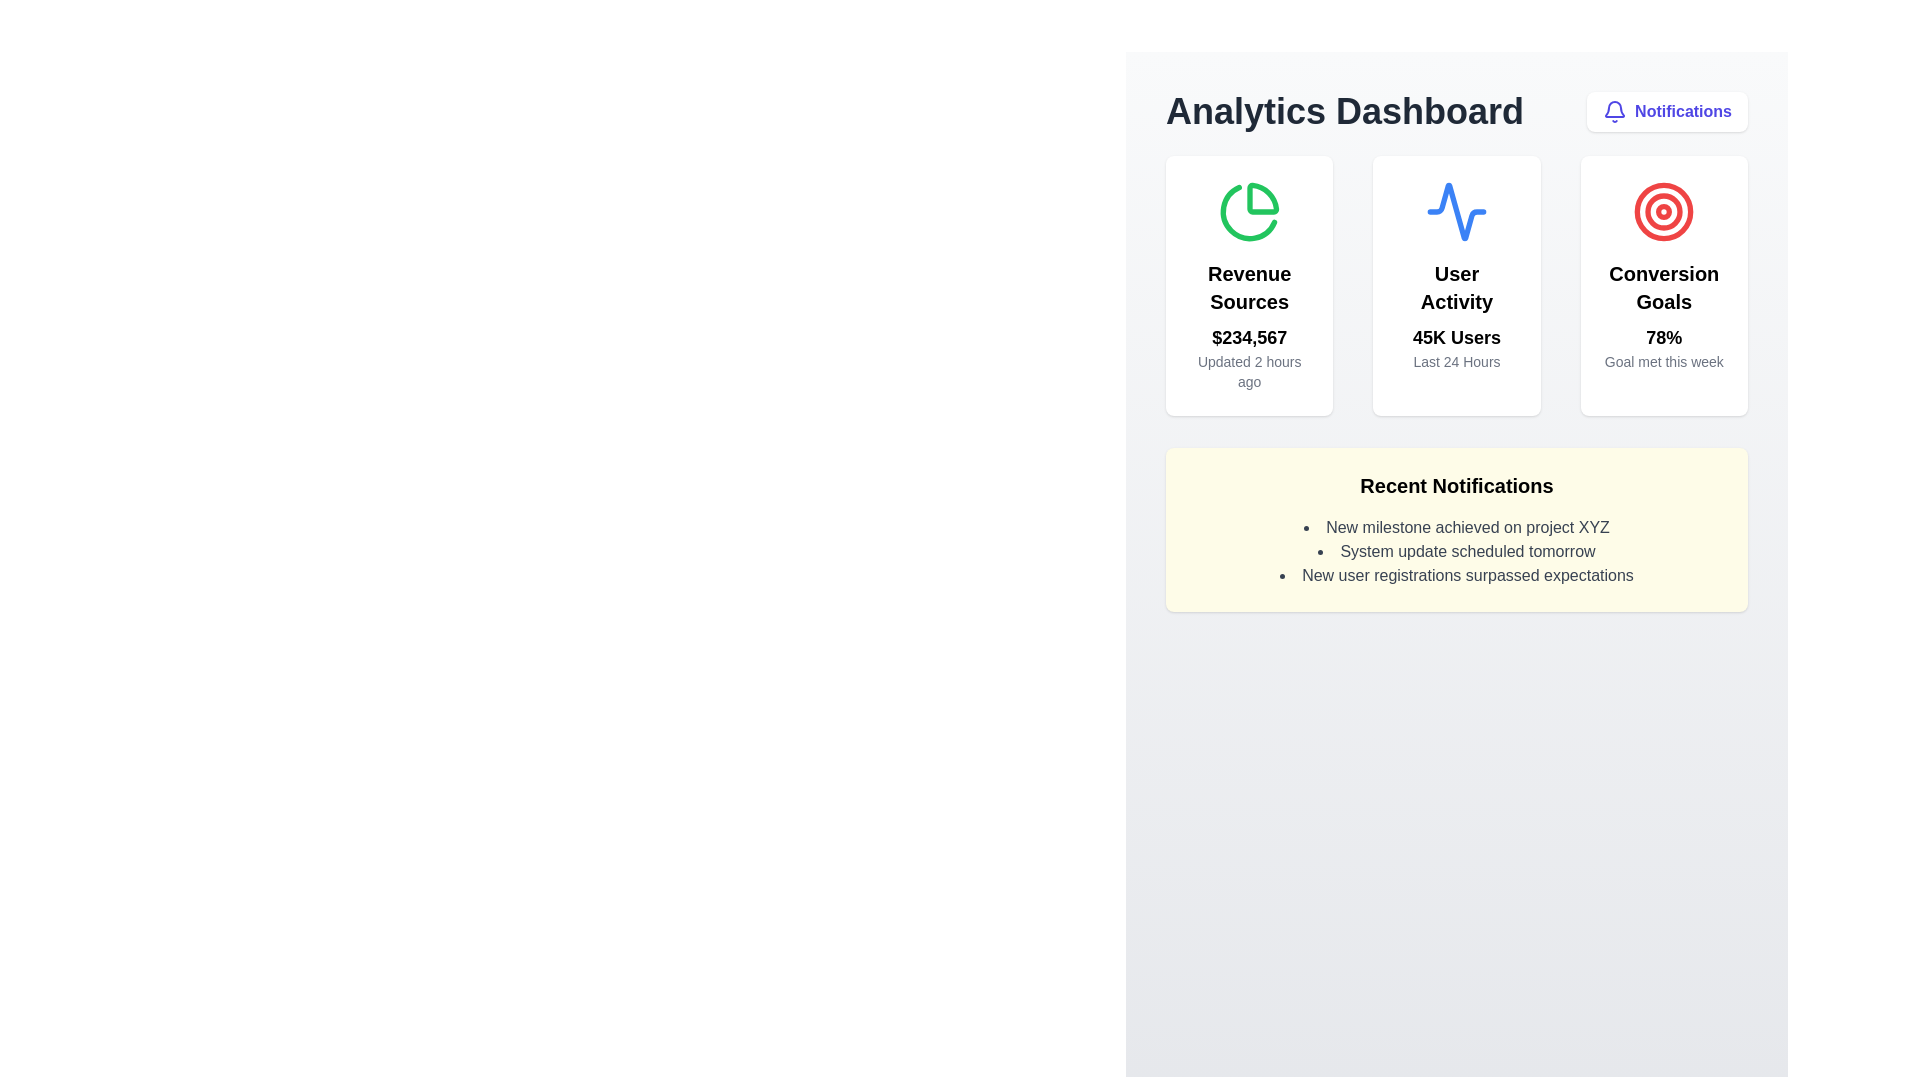  What do you see at coordinates (1667, 111) in the screenshot?
I see `the 'Notifications' button, which is styled as a notification icon with a bell-shaped icon and indigo text, located in the top-right corner of the interface` at bounding box center [1667, 111].